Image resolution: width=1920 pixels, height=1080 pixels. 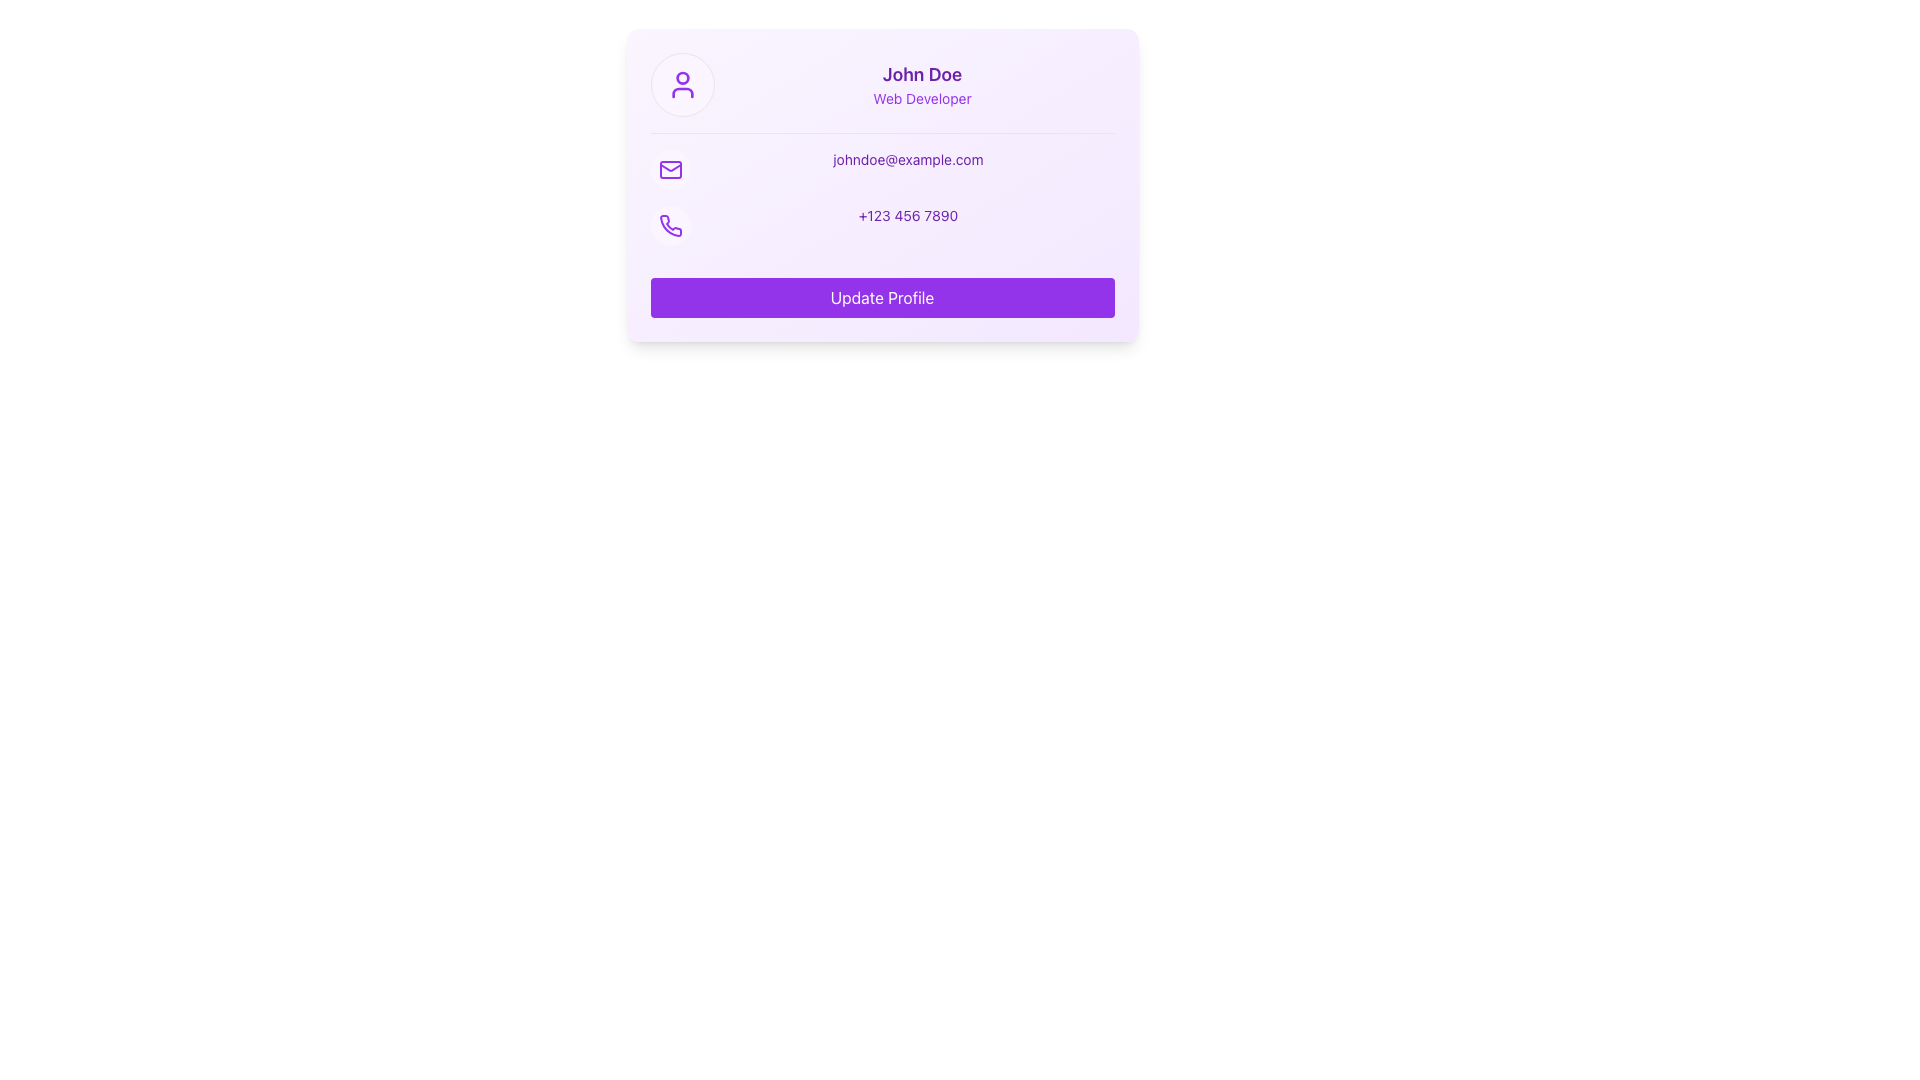 What do you see at coordinates (670, 225) in the screenshot?
I see `the purple phone icon located in the contact information section of the profile card` at bounding box center [670, 225].